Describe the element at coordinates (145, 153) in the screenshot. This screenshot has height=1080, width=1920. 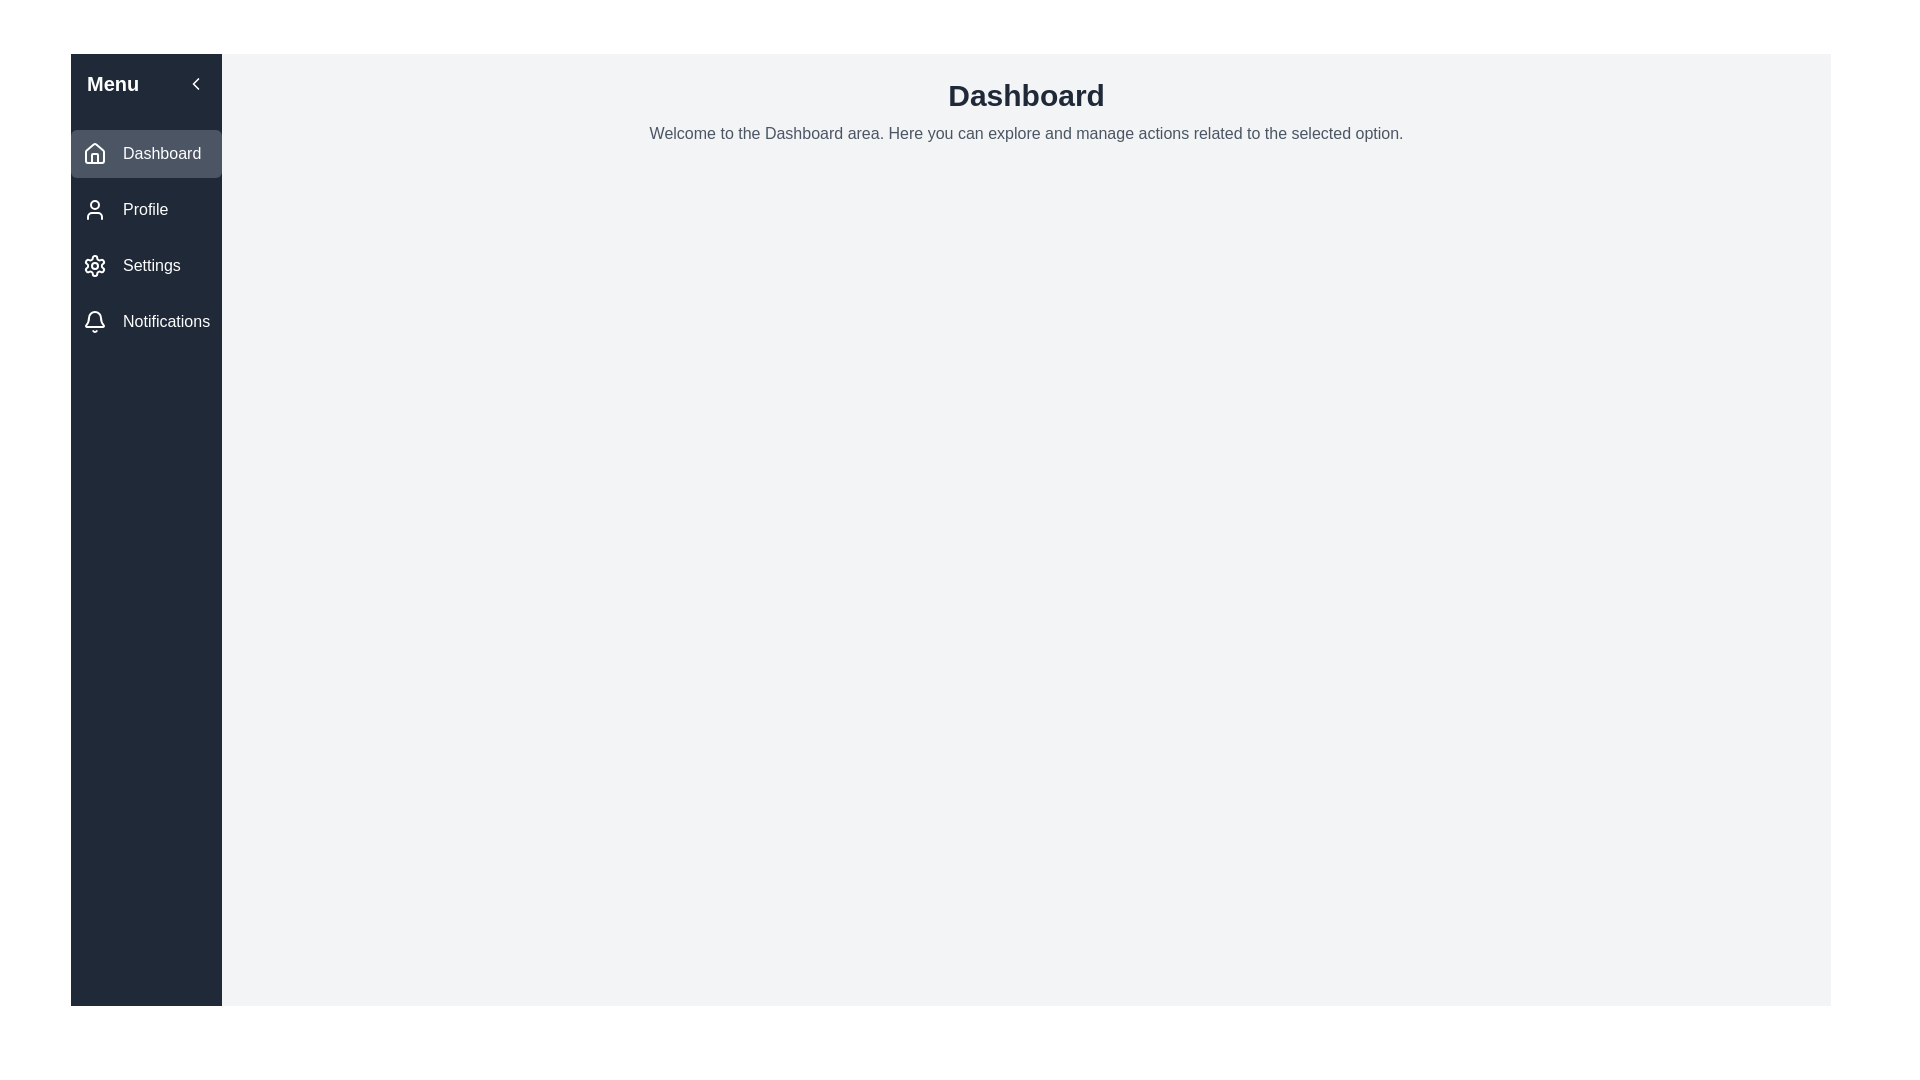
I see `the 'Dashboard' menu item in the side navigation bar` at that location.